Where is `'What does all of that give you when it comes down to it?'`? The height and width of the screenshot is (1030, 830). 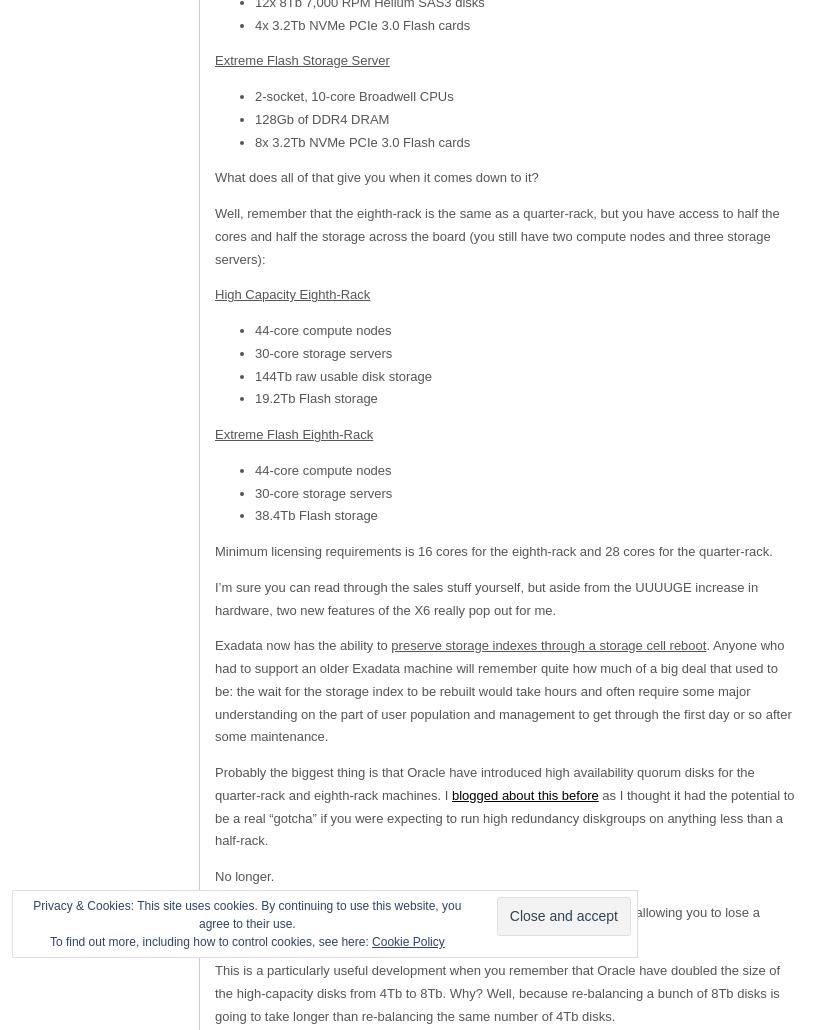 'What does all of that give you when it comes down to it?' is located at coordinates (213, 177).